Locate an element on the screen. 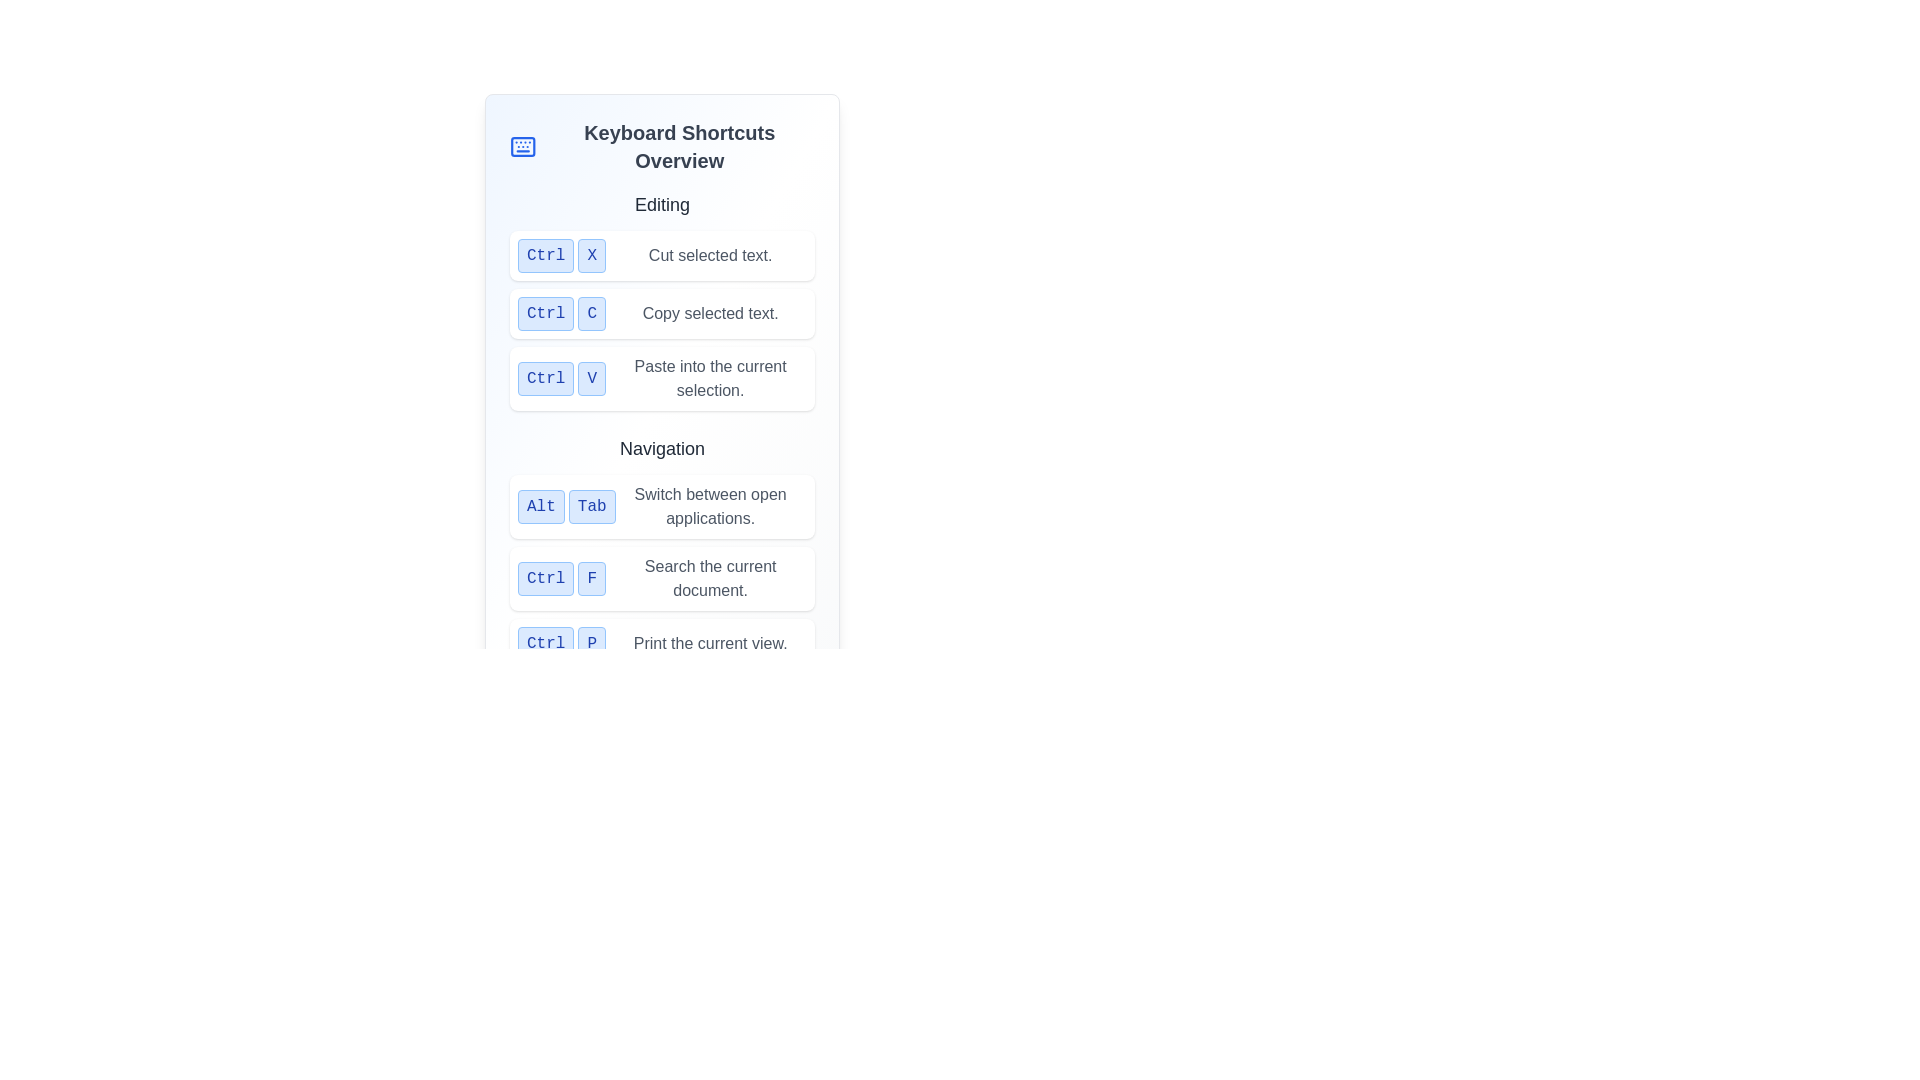  the text label displaying 'Editing' in bold and larger size, located at the top of its section above a list of keyboard shortcuts is located at coordinates (662, 204).